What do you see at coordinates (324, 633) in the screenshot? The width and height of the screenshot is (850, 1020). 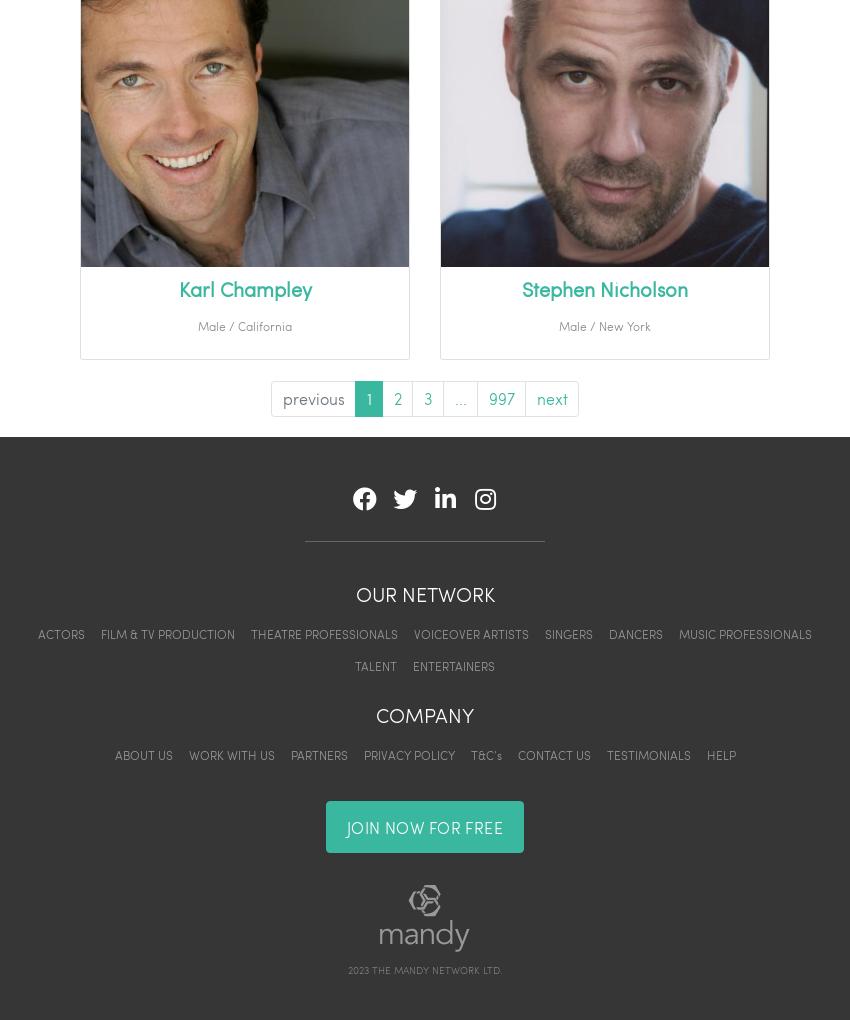 I see `'Theatre Professionals'` at bounding box center [324, 633].